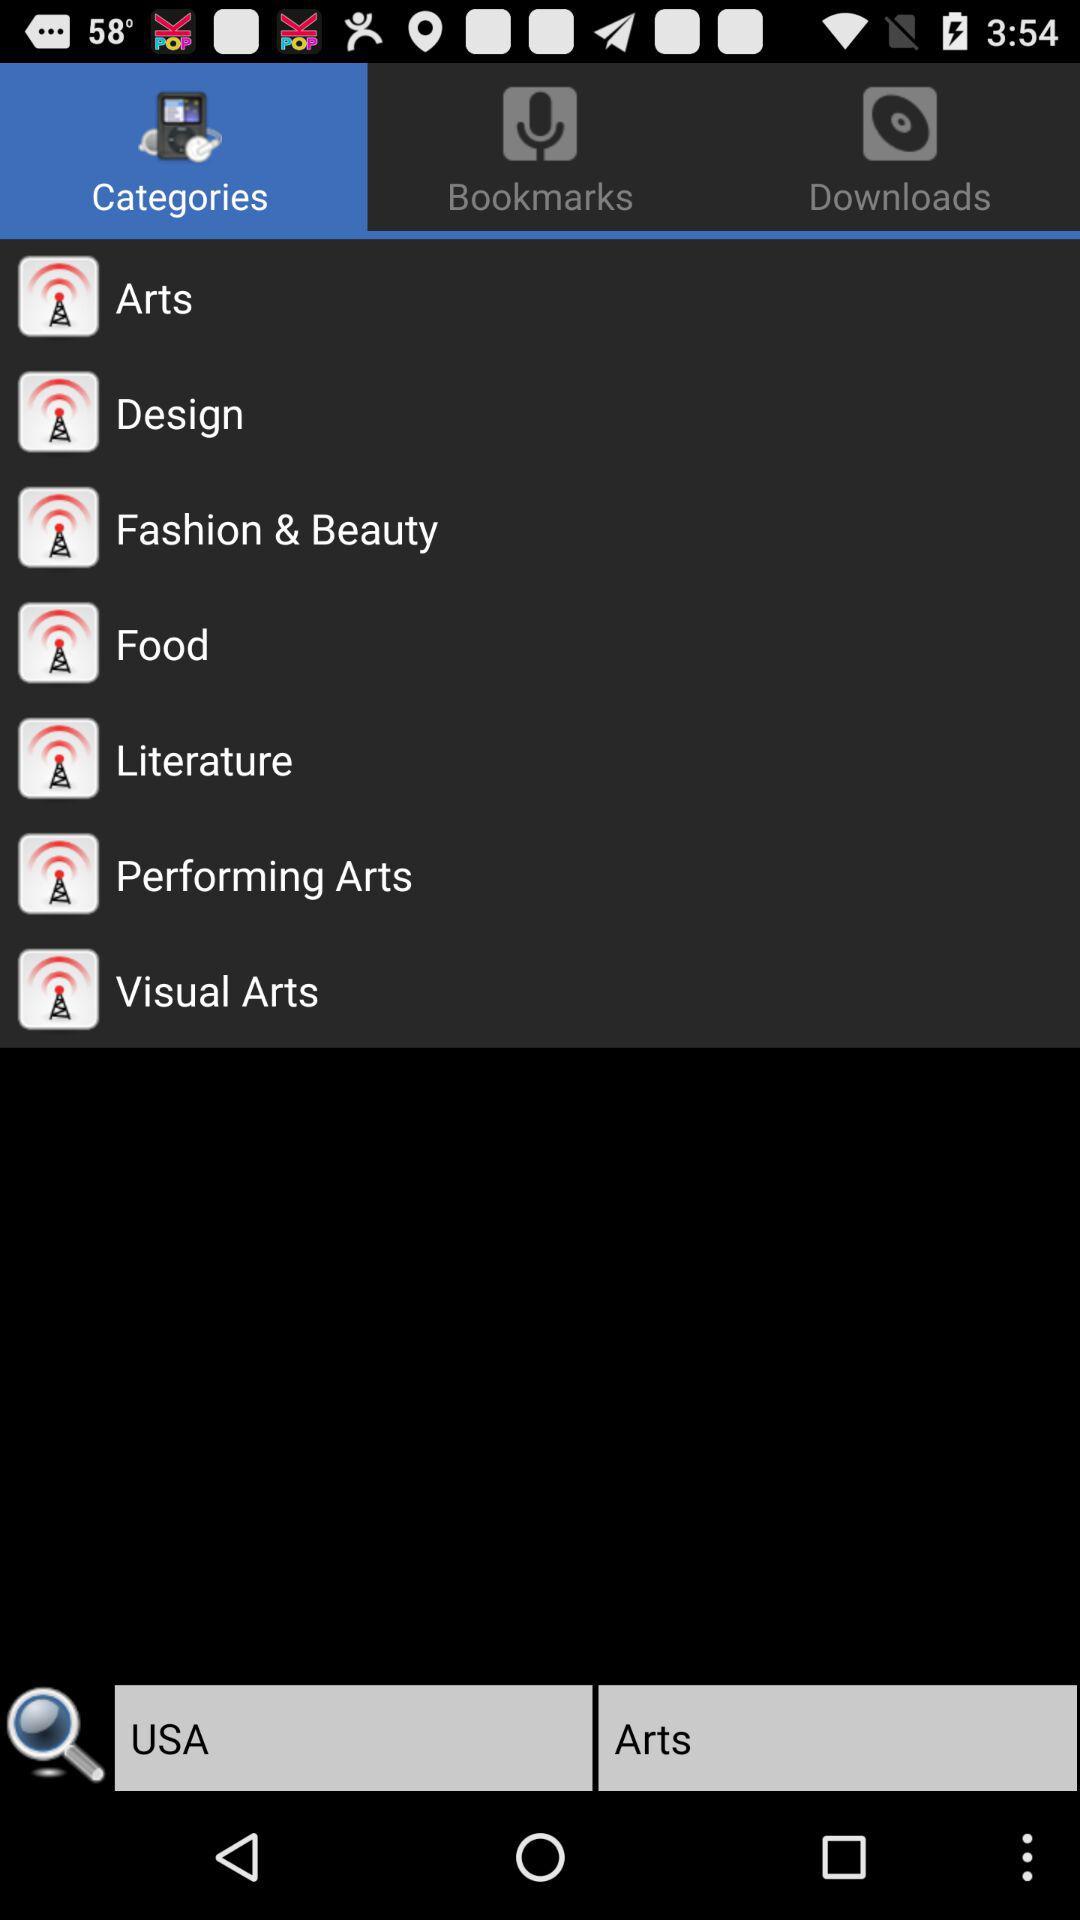 This screenshot has height=1920, width=1080. Describe the element at coordinates (596, 874) in the screenshot. I see `performing arts item` at that location.